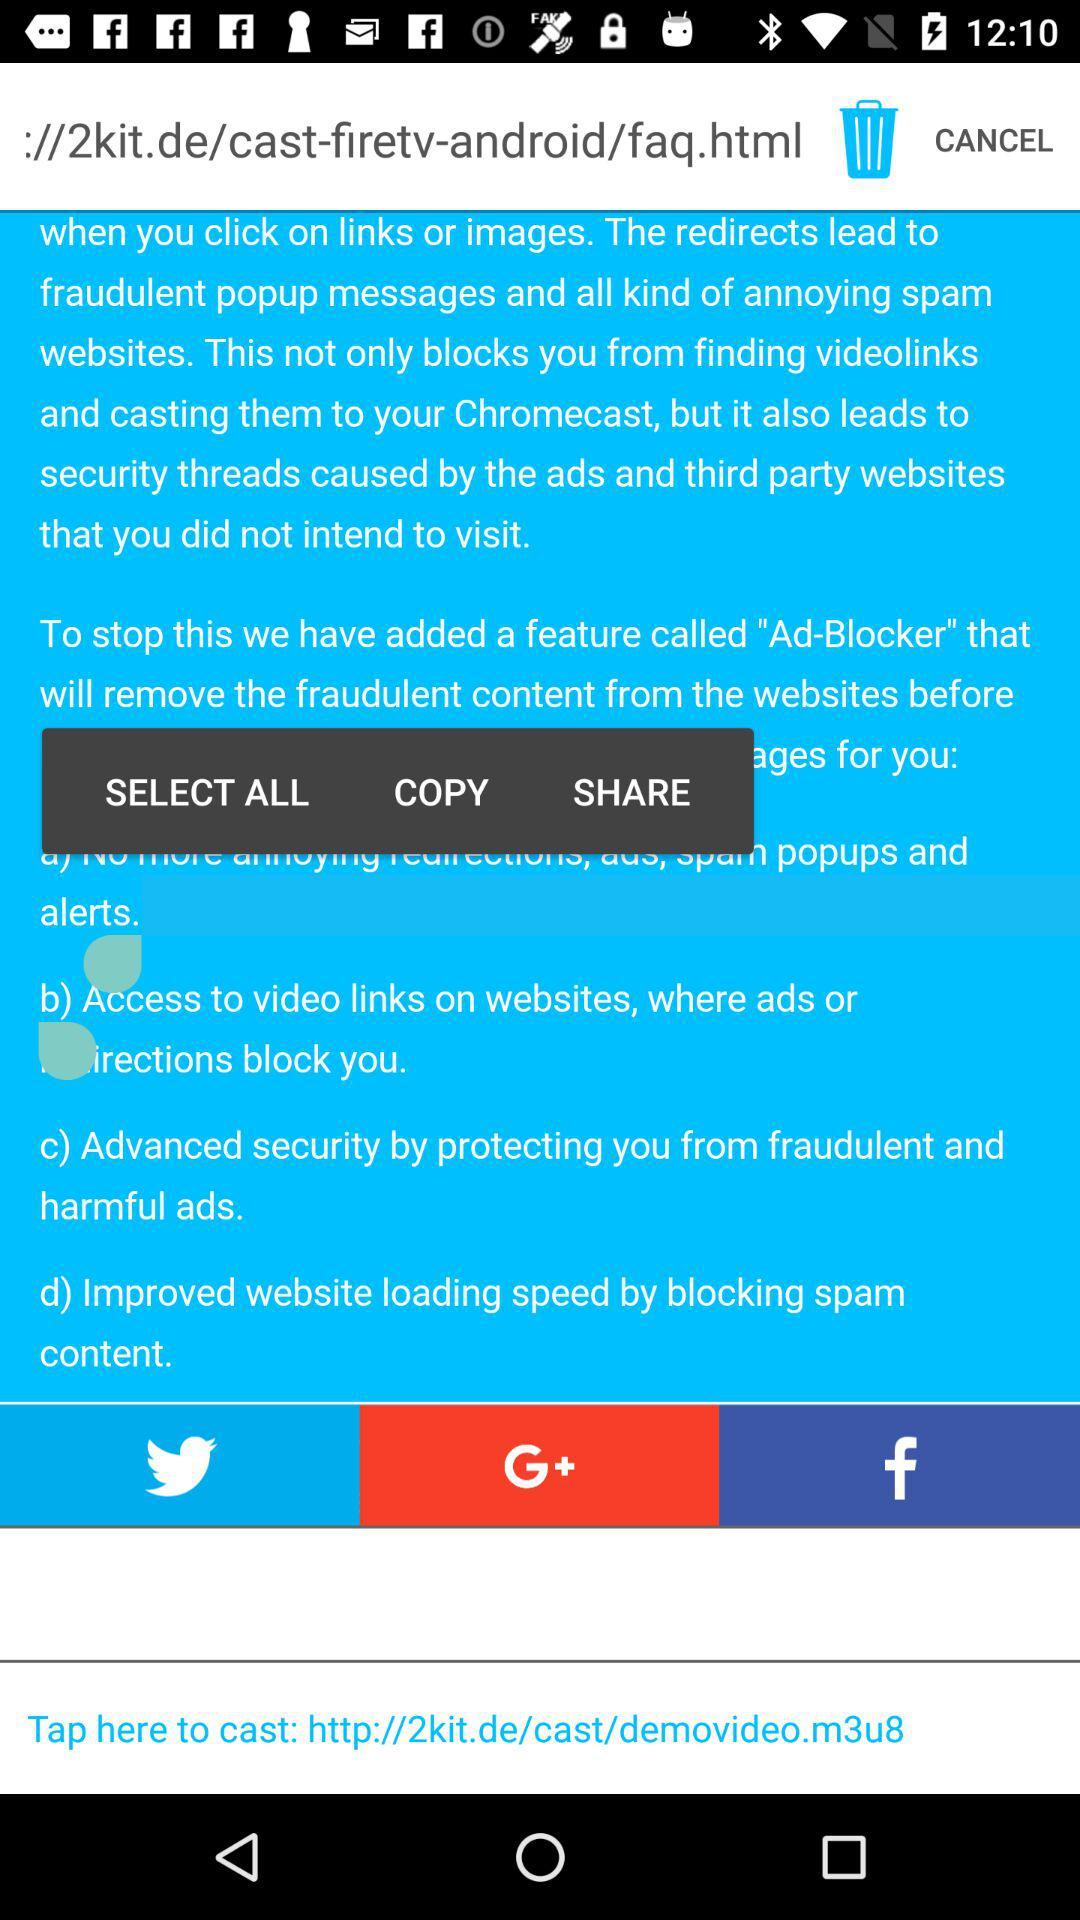 Image resolution: width=1080 pixels, height=1920 pixels. What do you see at coordinates (1007, 138) in the screenshot?
I see `the text cancel which is at the right top corner` at bounding box center [1007, 138].